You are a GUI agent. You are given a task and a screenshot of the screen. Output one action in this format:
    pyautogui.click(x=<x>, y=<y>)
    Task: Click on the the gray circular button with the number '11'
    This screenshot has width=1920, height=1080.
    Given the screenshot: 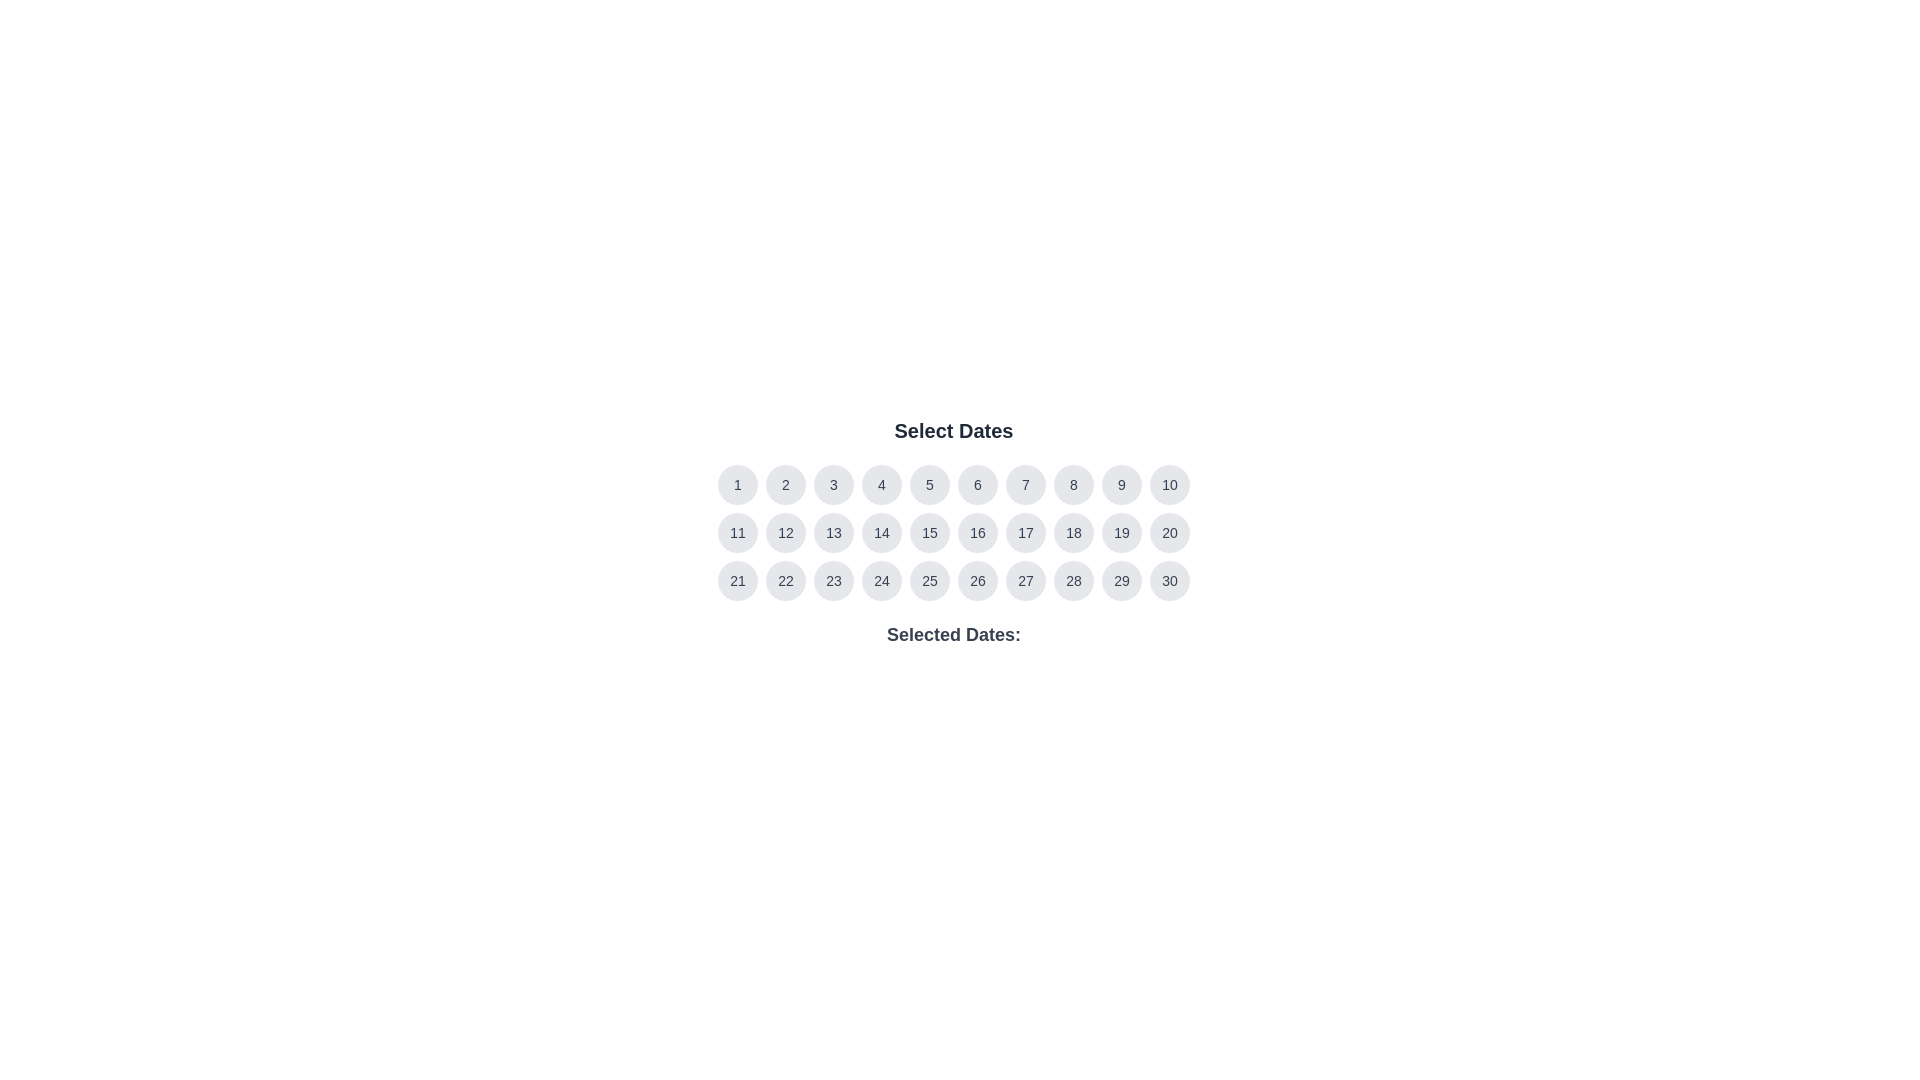 What is the action you would take?
    pyautogui.click(x=737, y=531)
    